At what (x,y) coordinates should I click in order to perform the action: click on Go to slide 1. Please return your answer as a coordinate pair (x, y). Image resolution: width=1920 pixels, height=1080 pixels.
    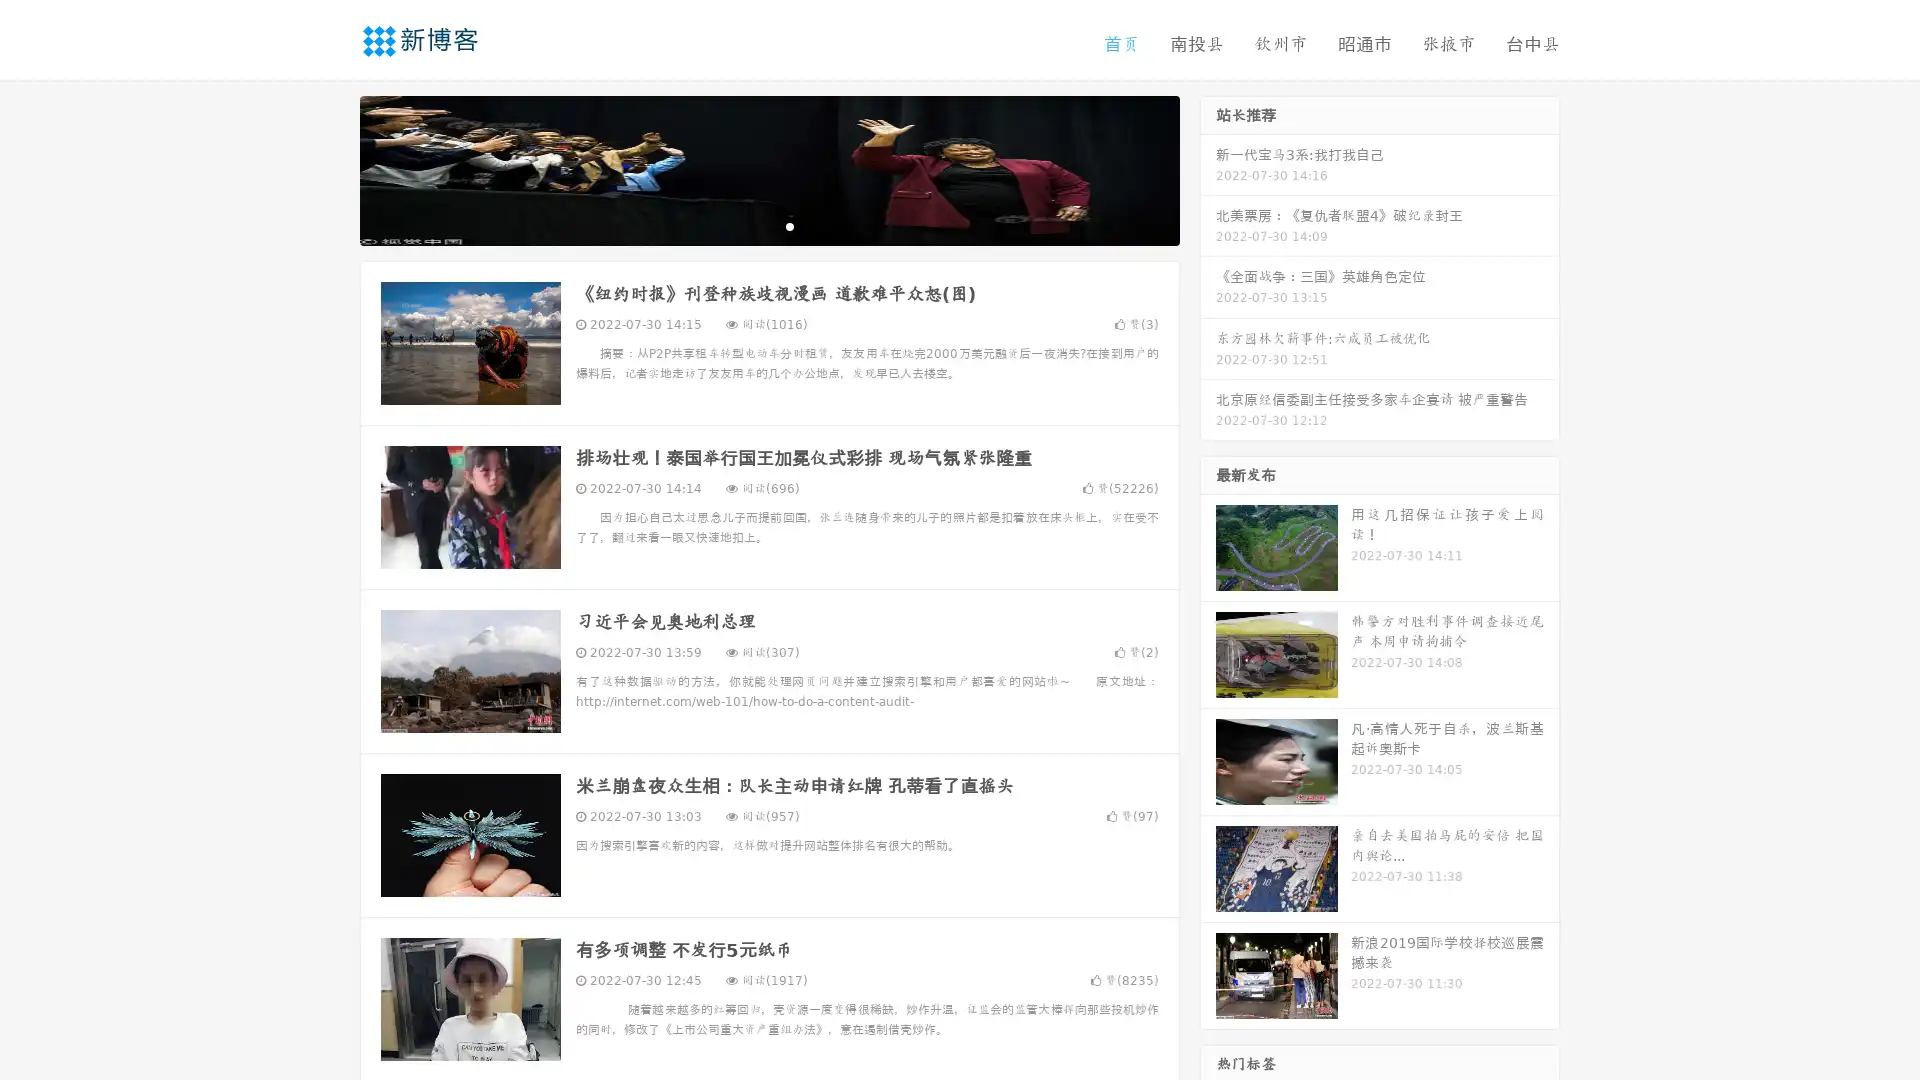
    Looking at the image, I should click on (748, 225).